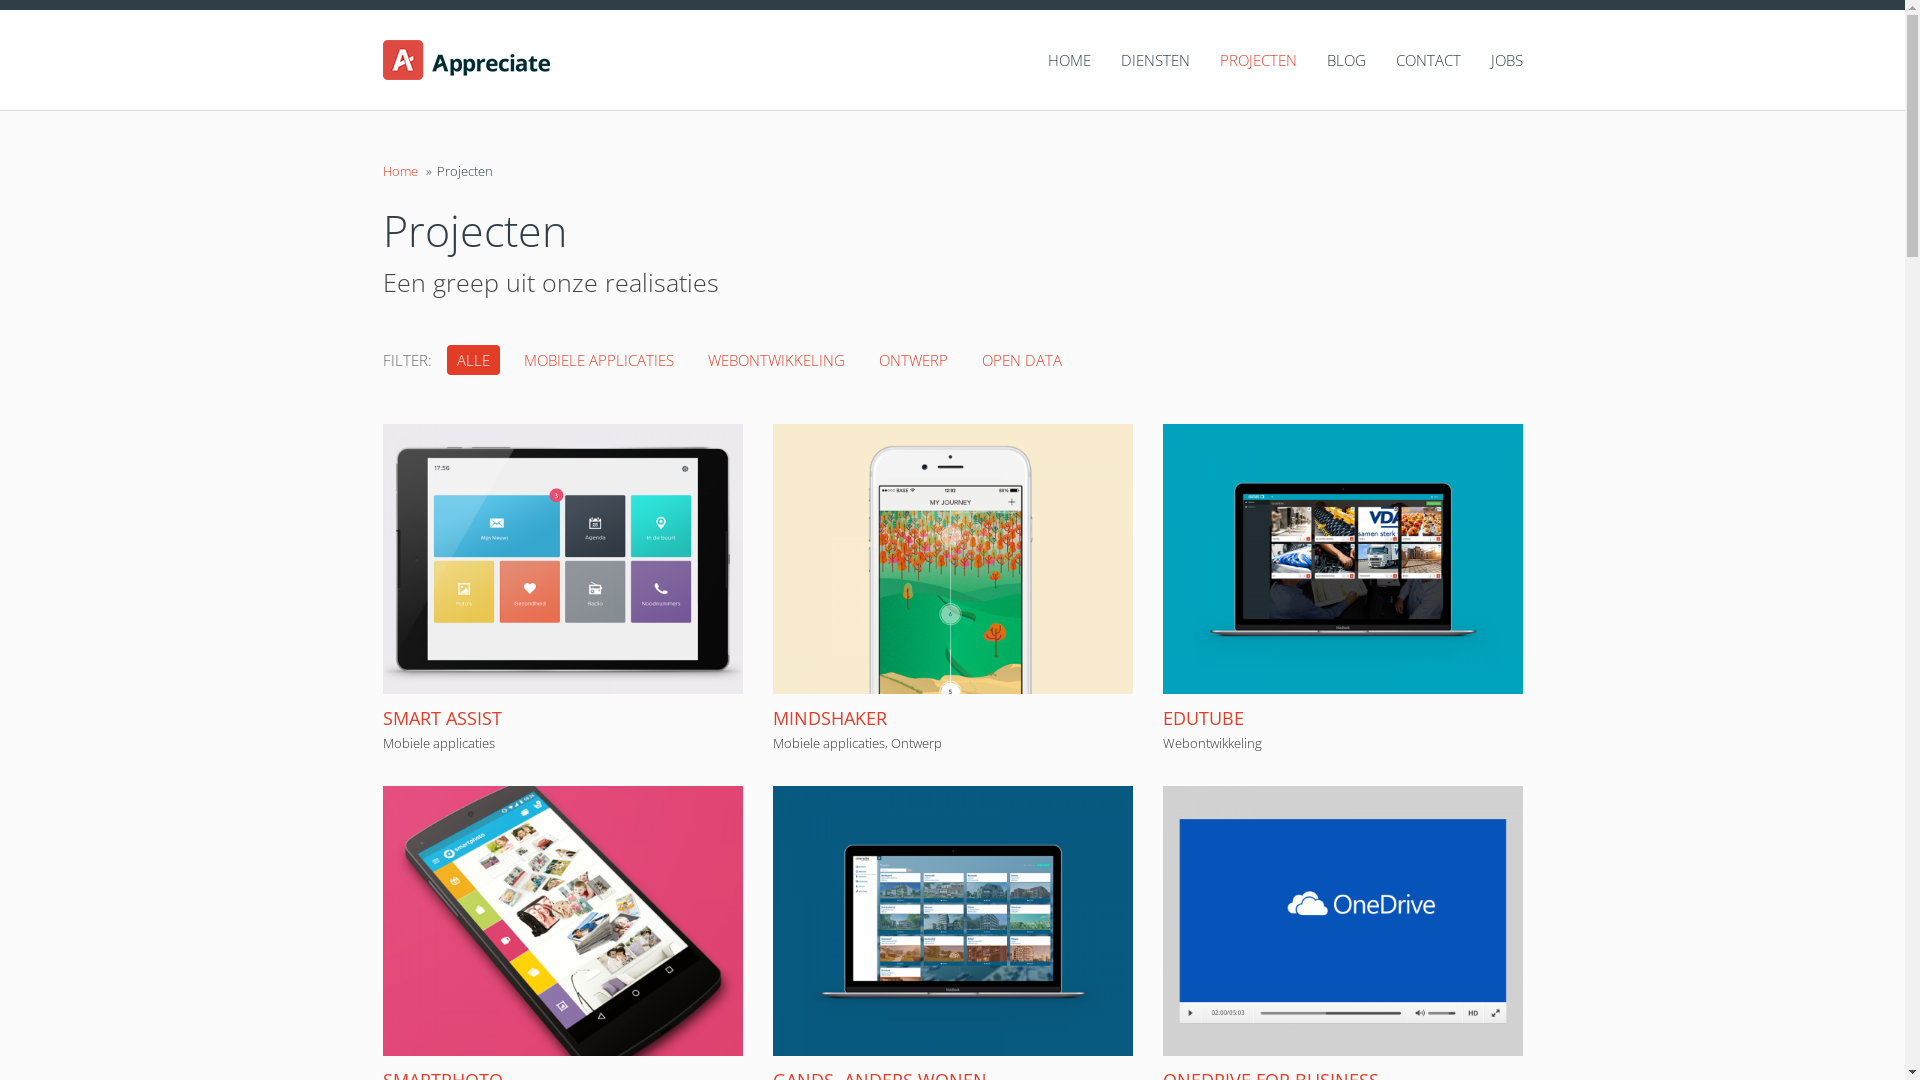 The image size is (1920, 1080). What do you see at coordinates (440, 716) in the screenshot?
I see `'SMART ASSIST'` at bounding box center [440, 716].